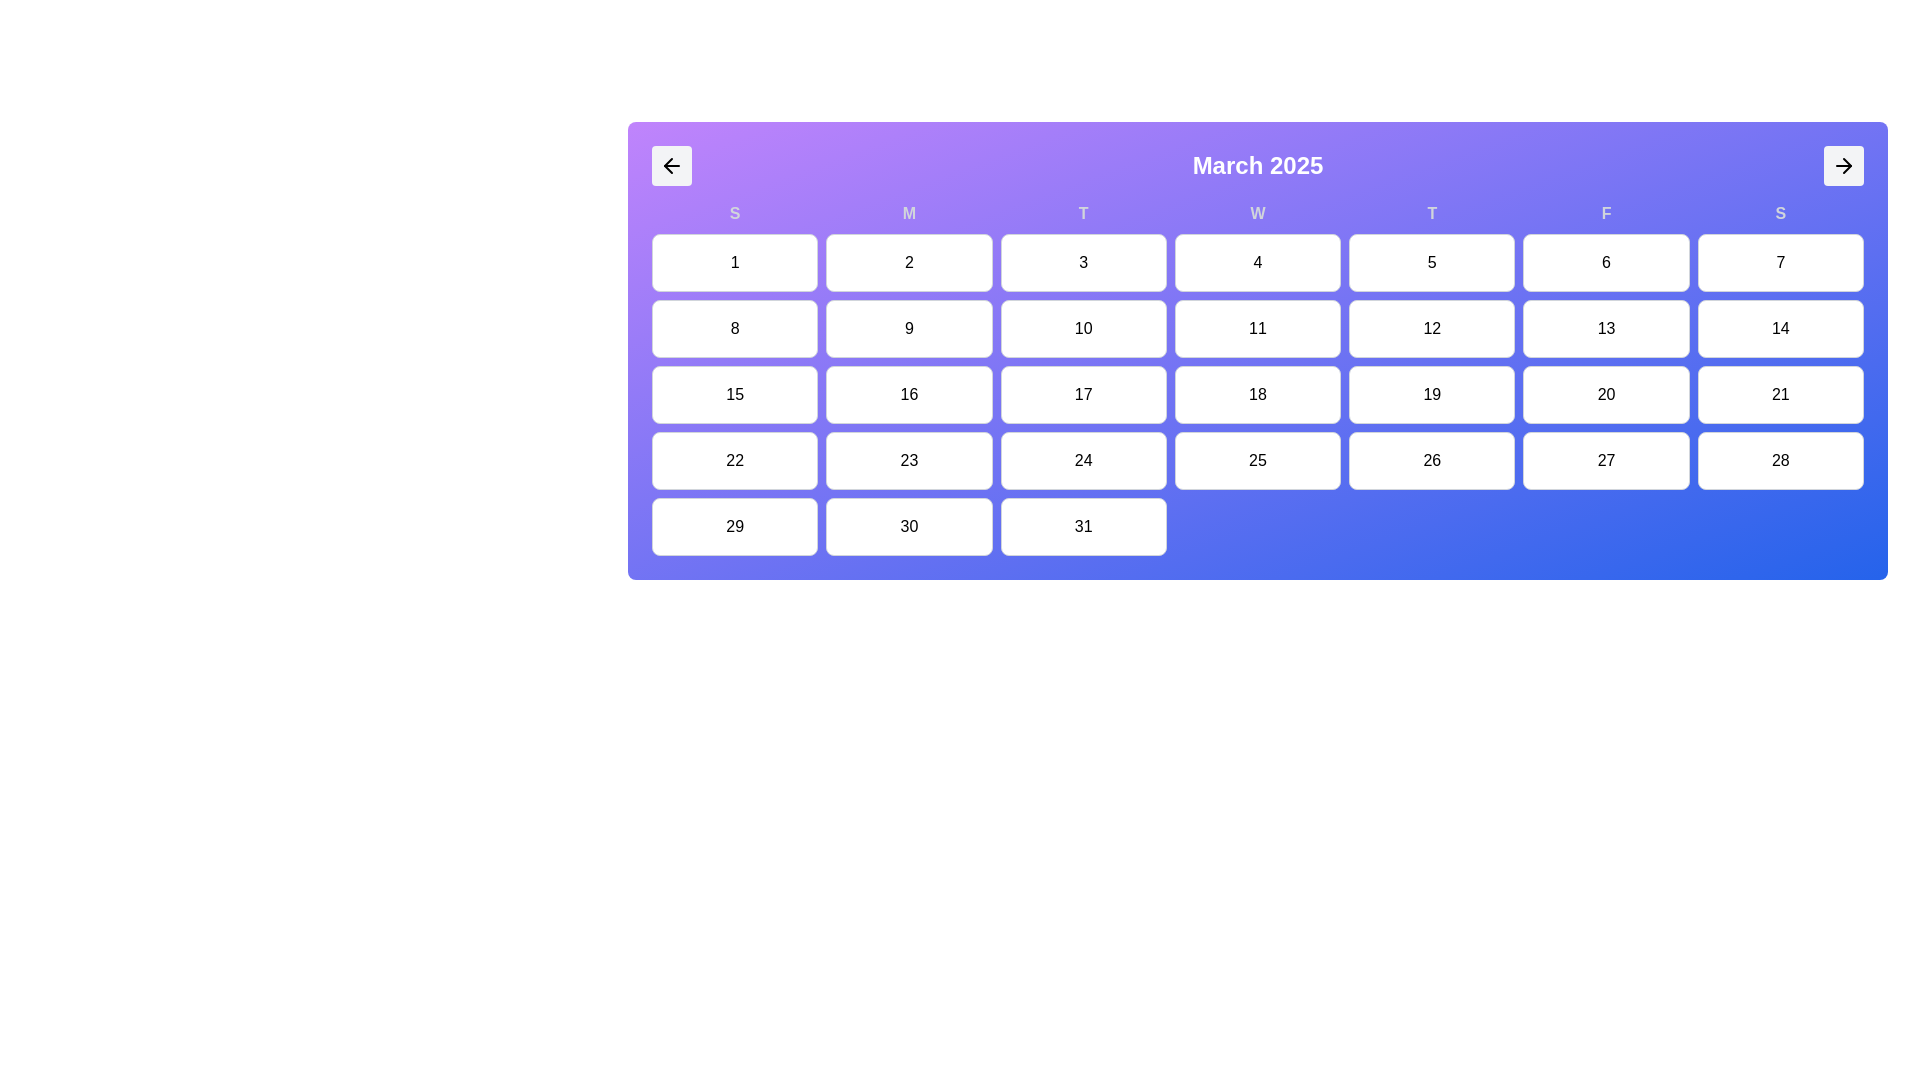  I want to click on the arrow button located in the top-left corner of the purple calendar interface card, so click(672, 164).